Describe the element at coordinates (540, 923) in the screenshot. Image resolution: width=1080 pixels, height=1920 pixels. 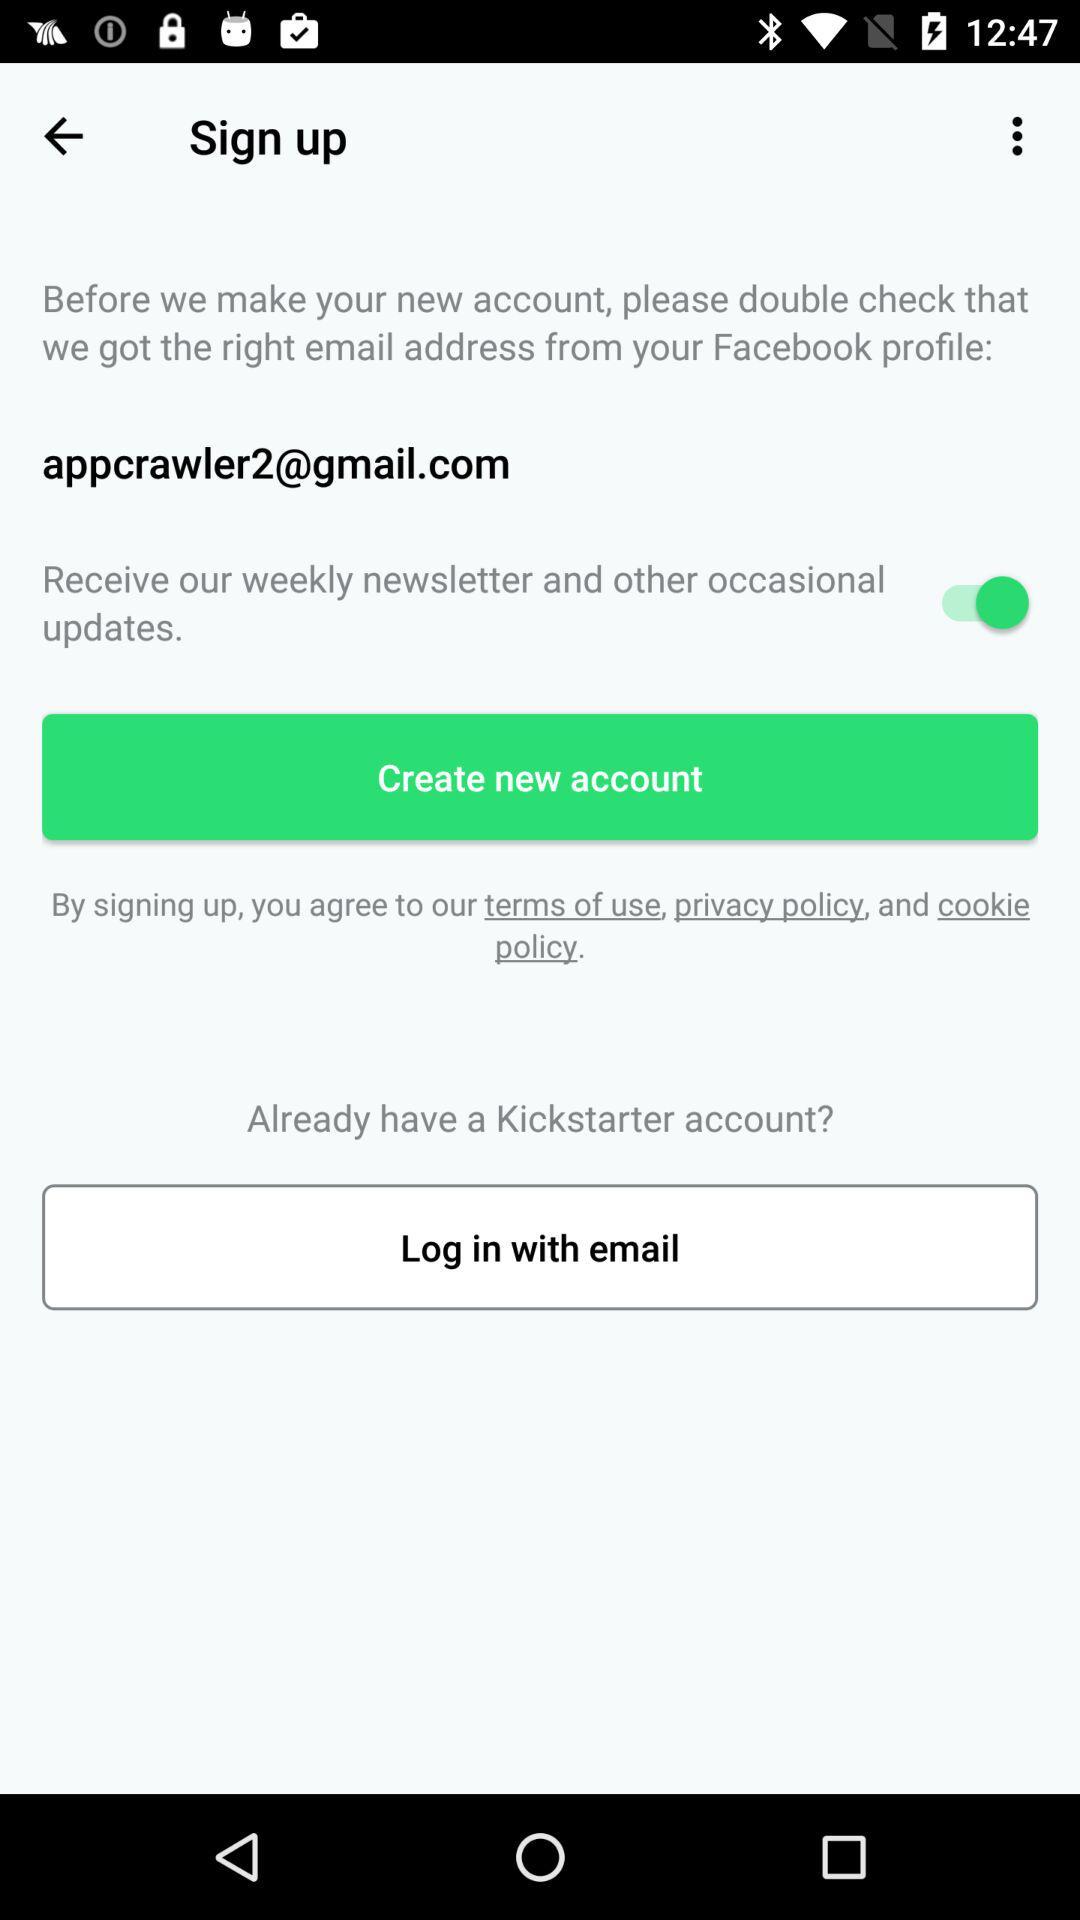
I see `icon above already have a` at that location.